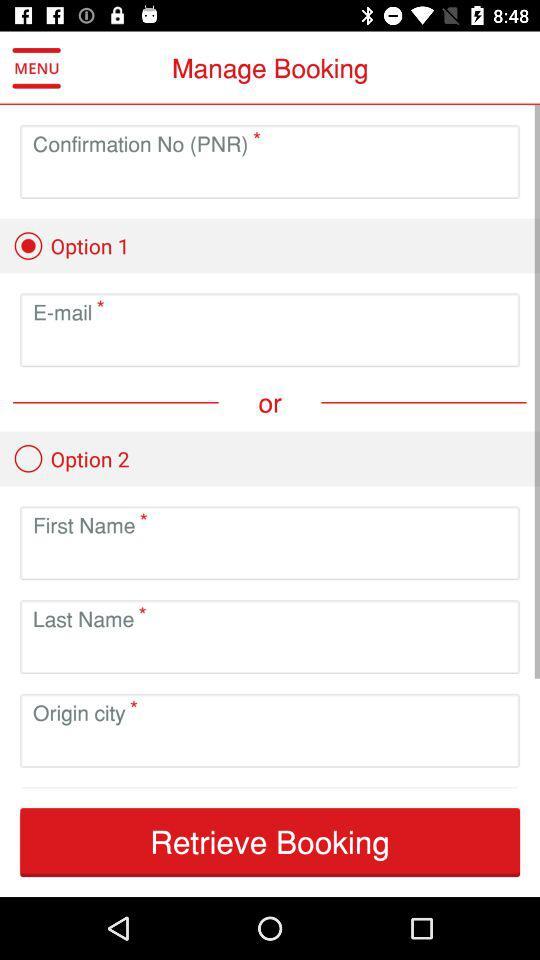 This screenshot has width=540, height=960. I want to click on confirmation number, so click(270, 176).